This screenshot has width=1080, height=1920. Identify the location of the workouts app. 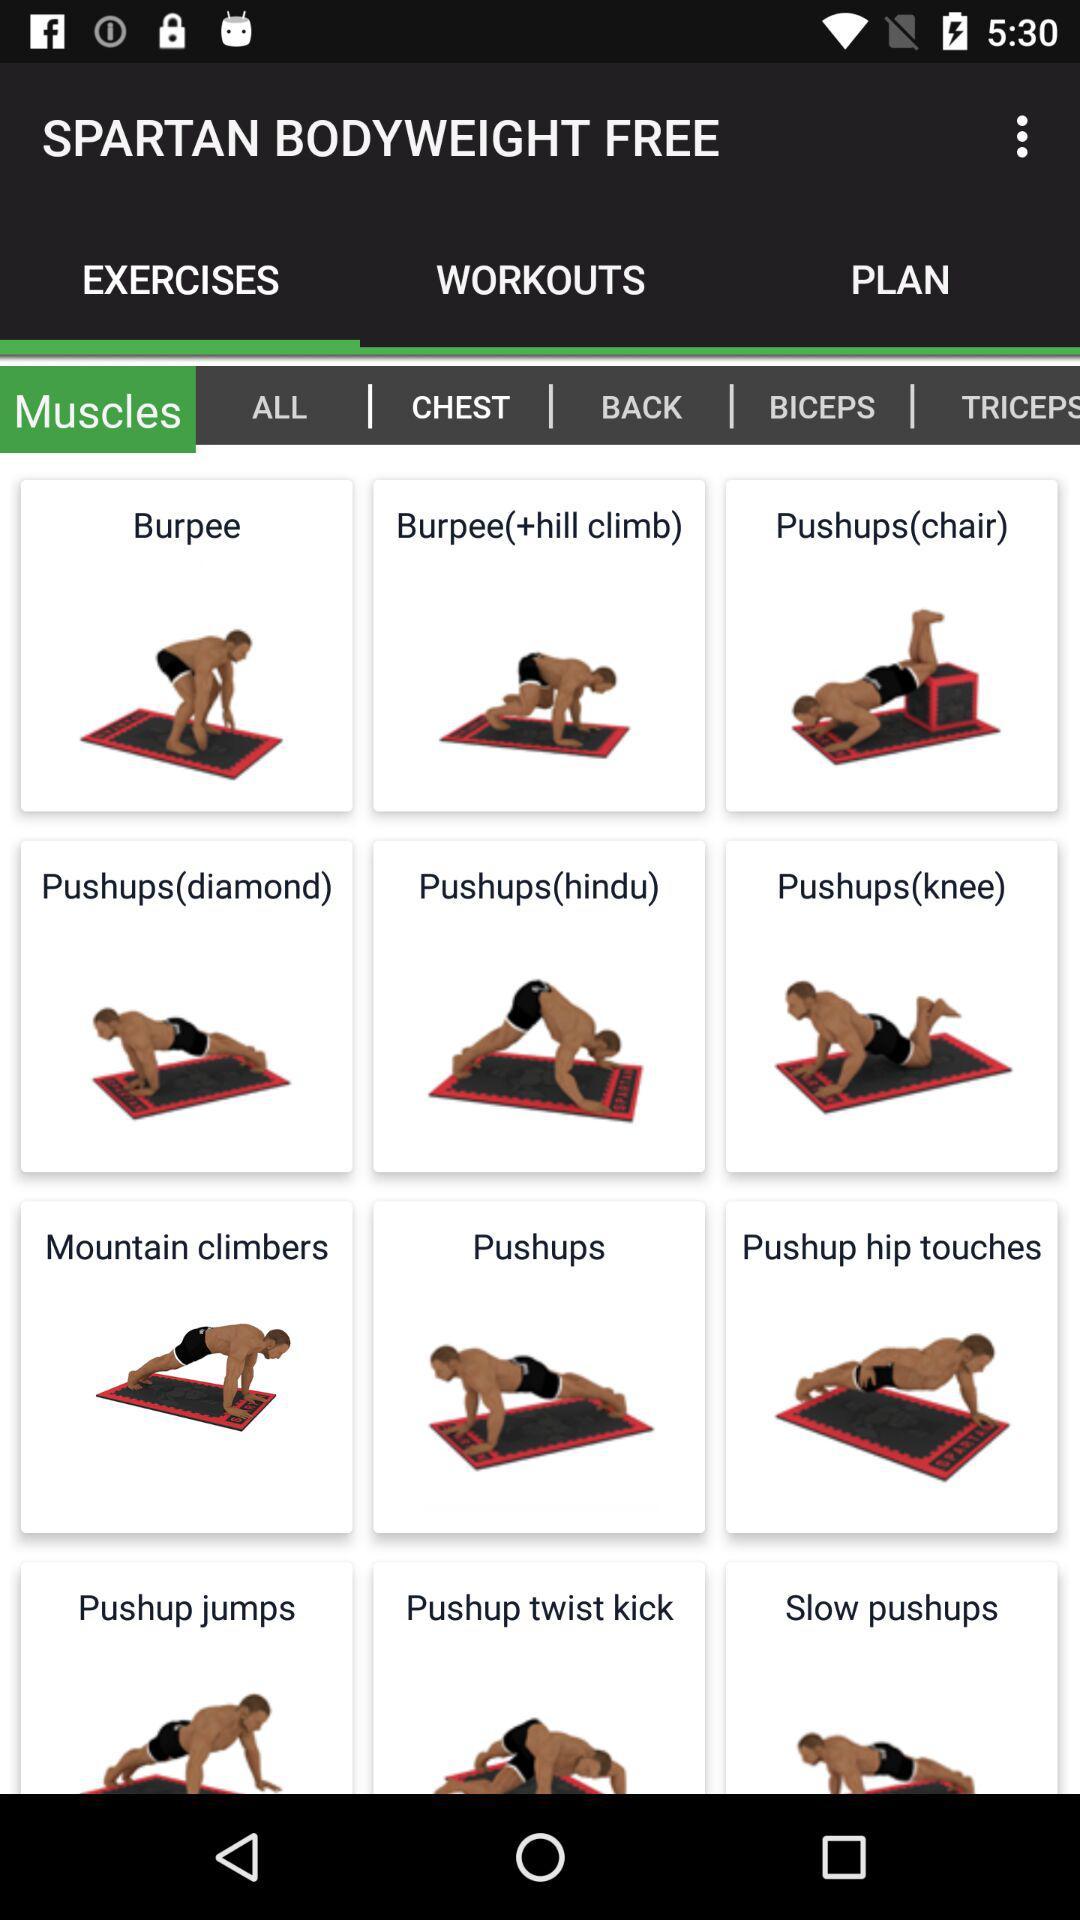
(540, 277).